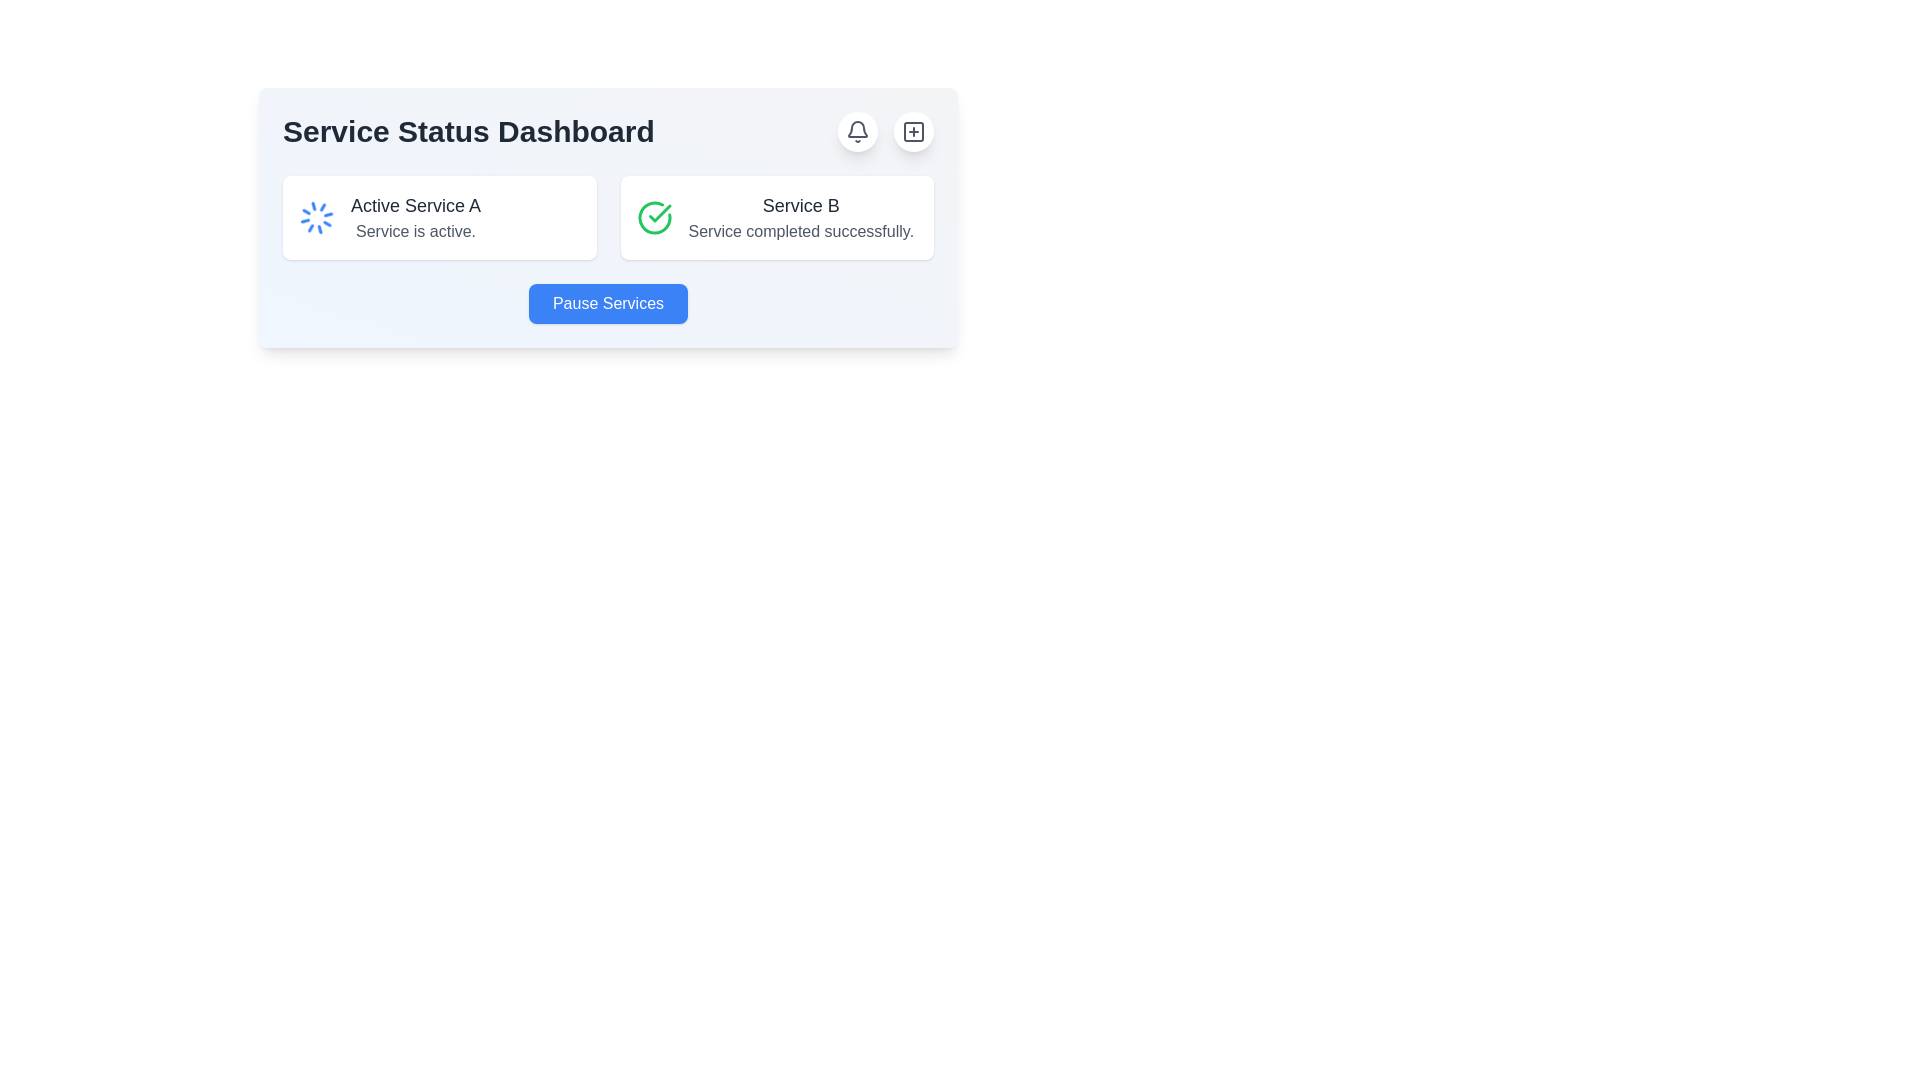  What do you see at coordinates (858, 131) in the screenshot?
I see `the notification button located on the top-right corner of the main dashboard banner` at bounding box center [858, 131].